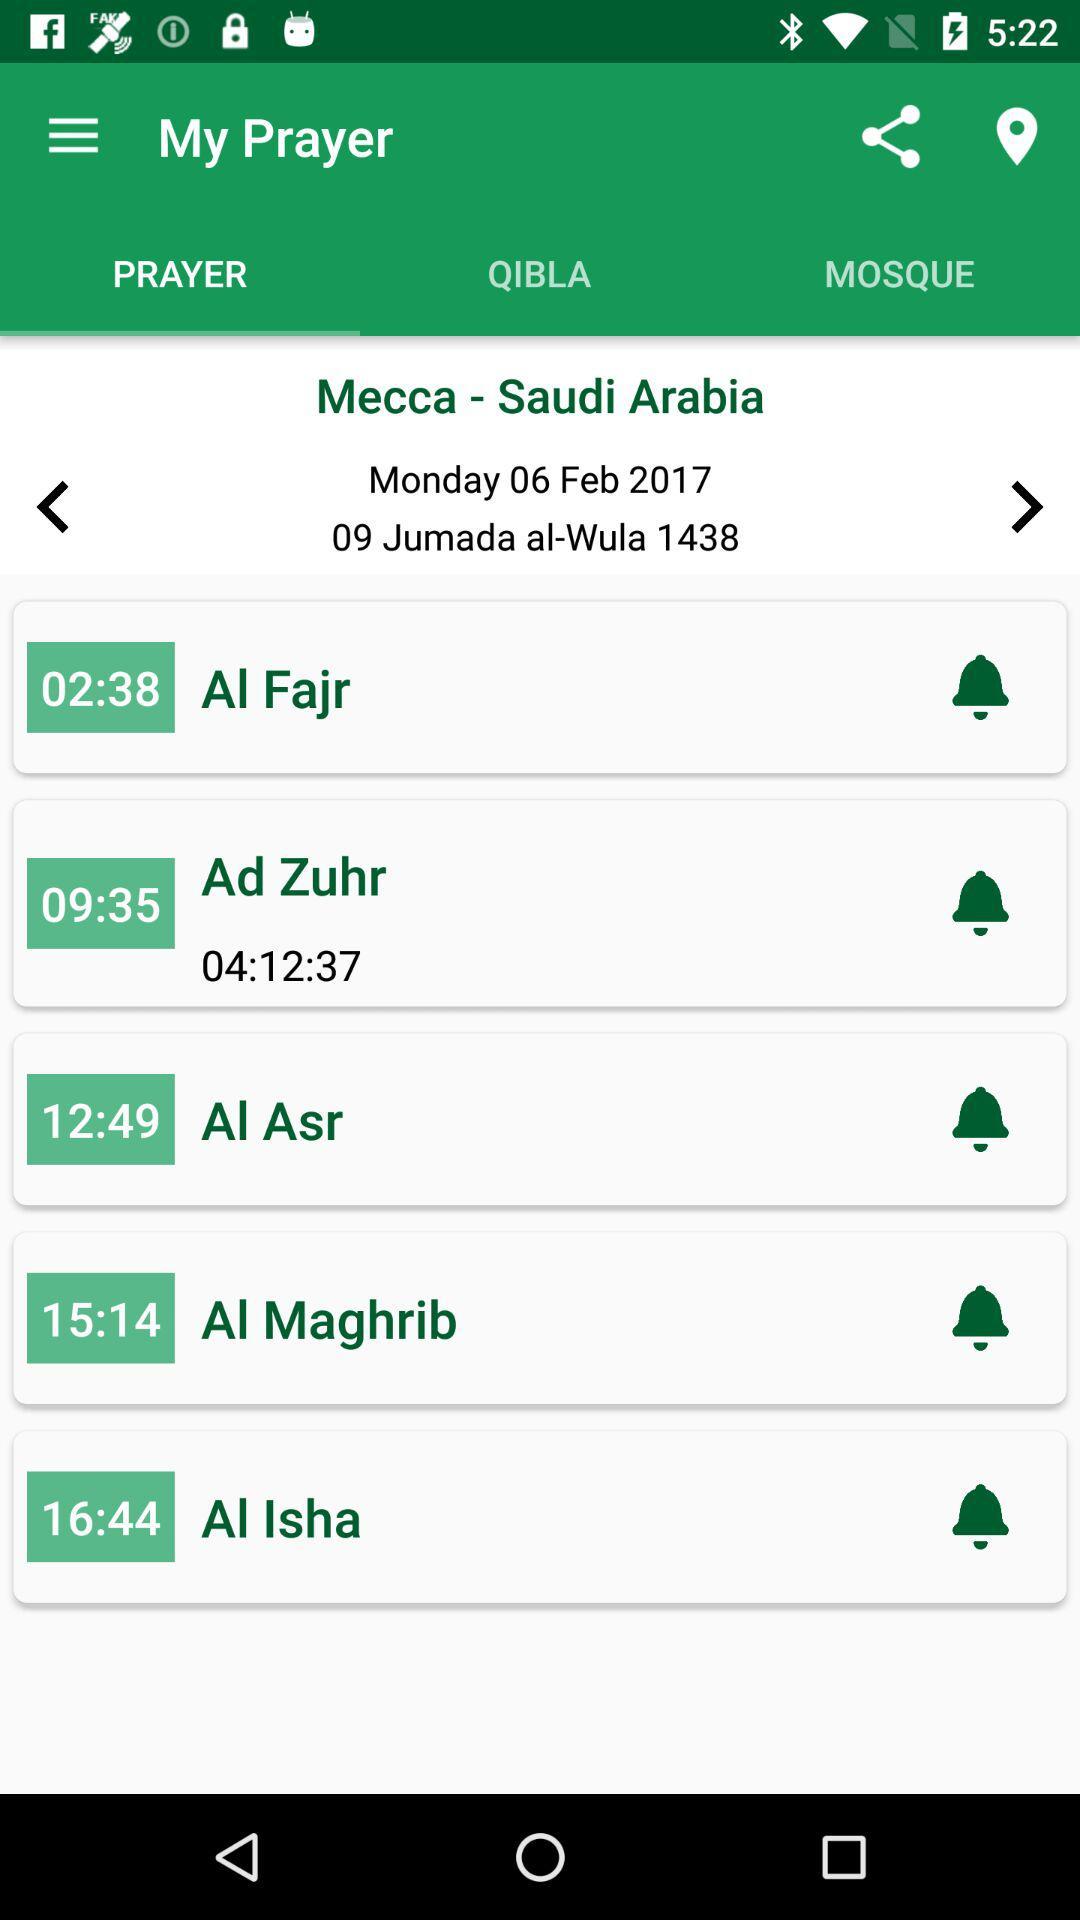  What do you see at coordinates (72, 135) in the screenshot?
I see `app to the left of the my prayer icon` at bounding box center [72, 135].